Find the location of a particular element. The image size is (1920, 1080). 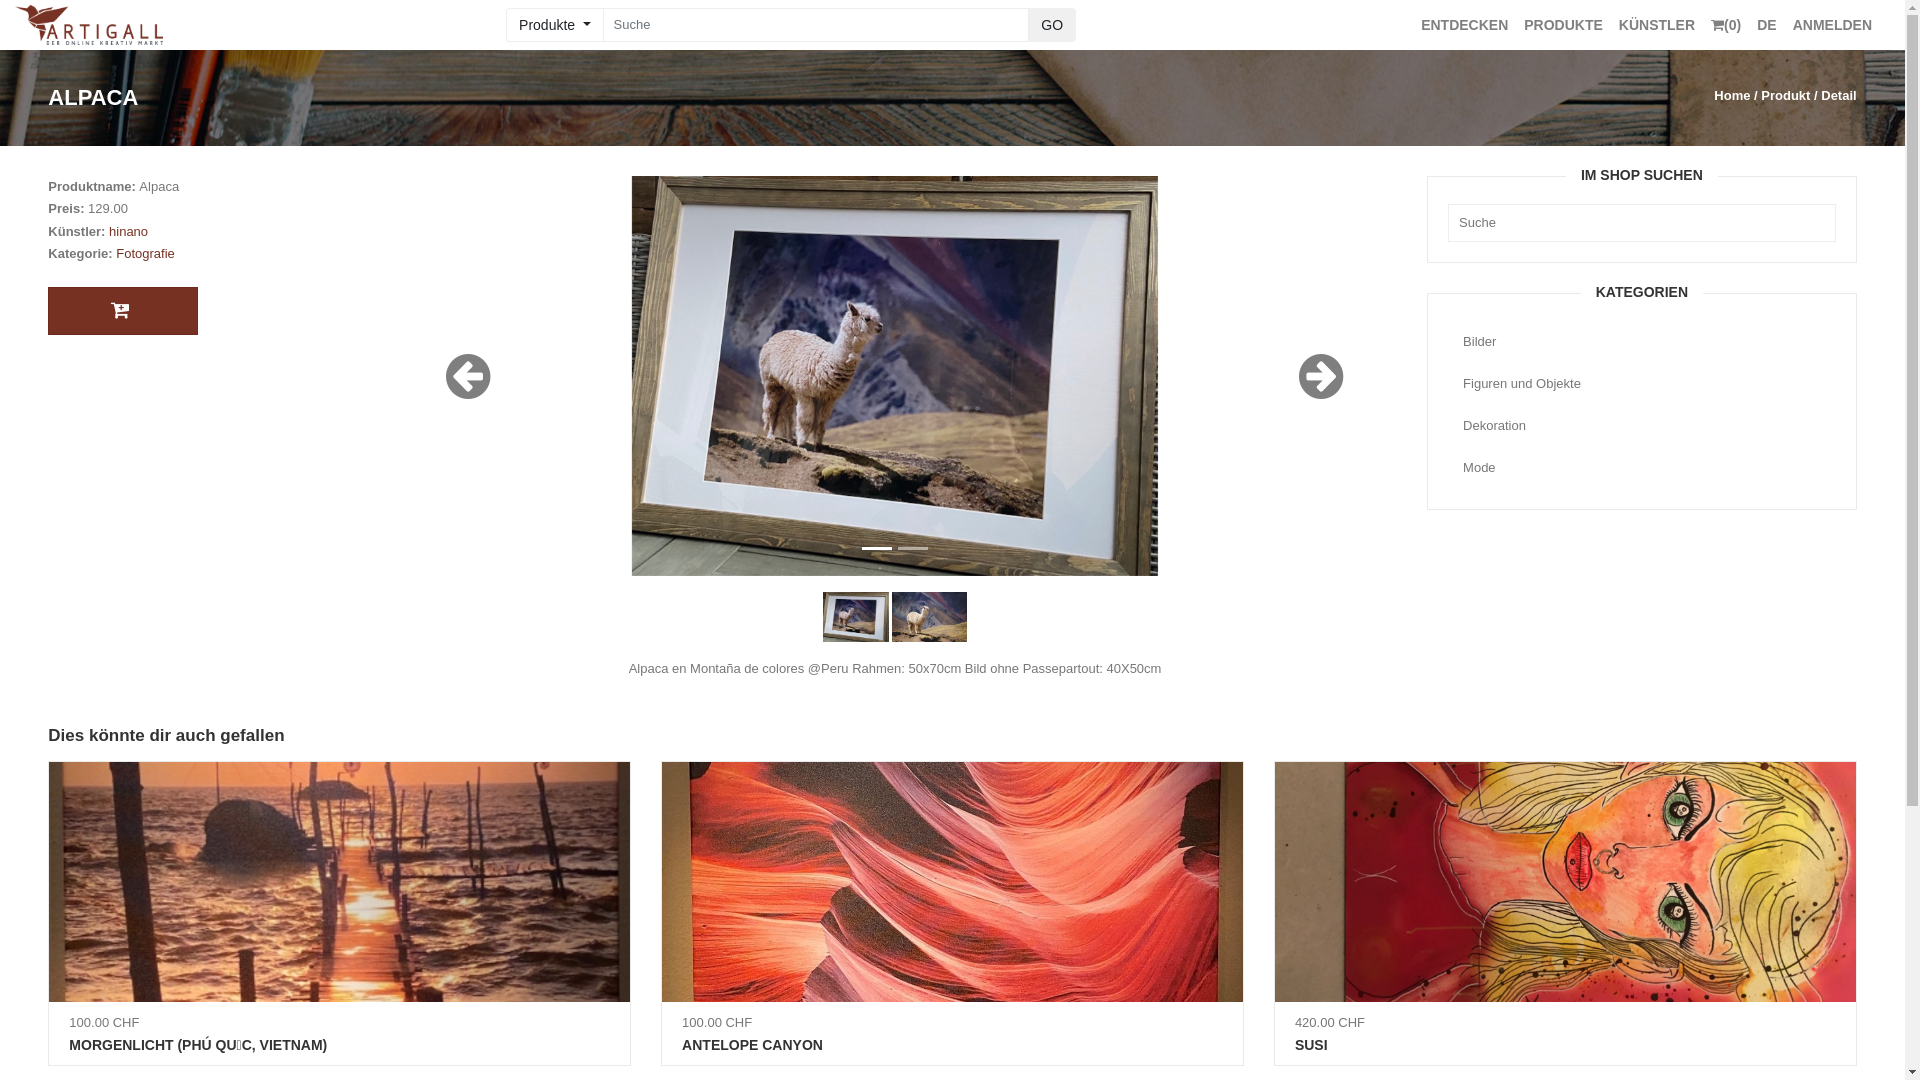

'ANMELDEN' is located at coordinates (1832, 24).